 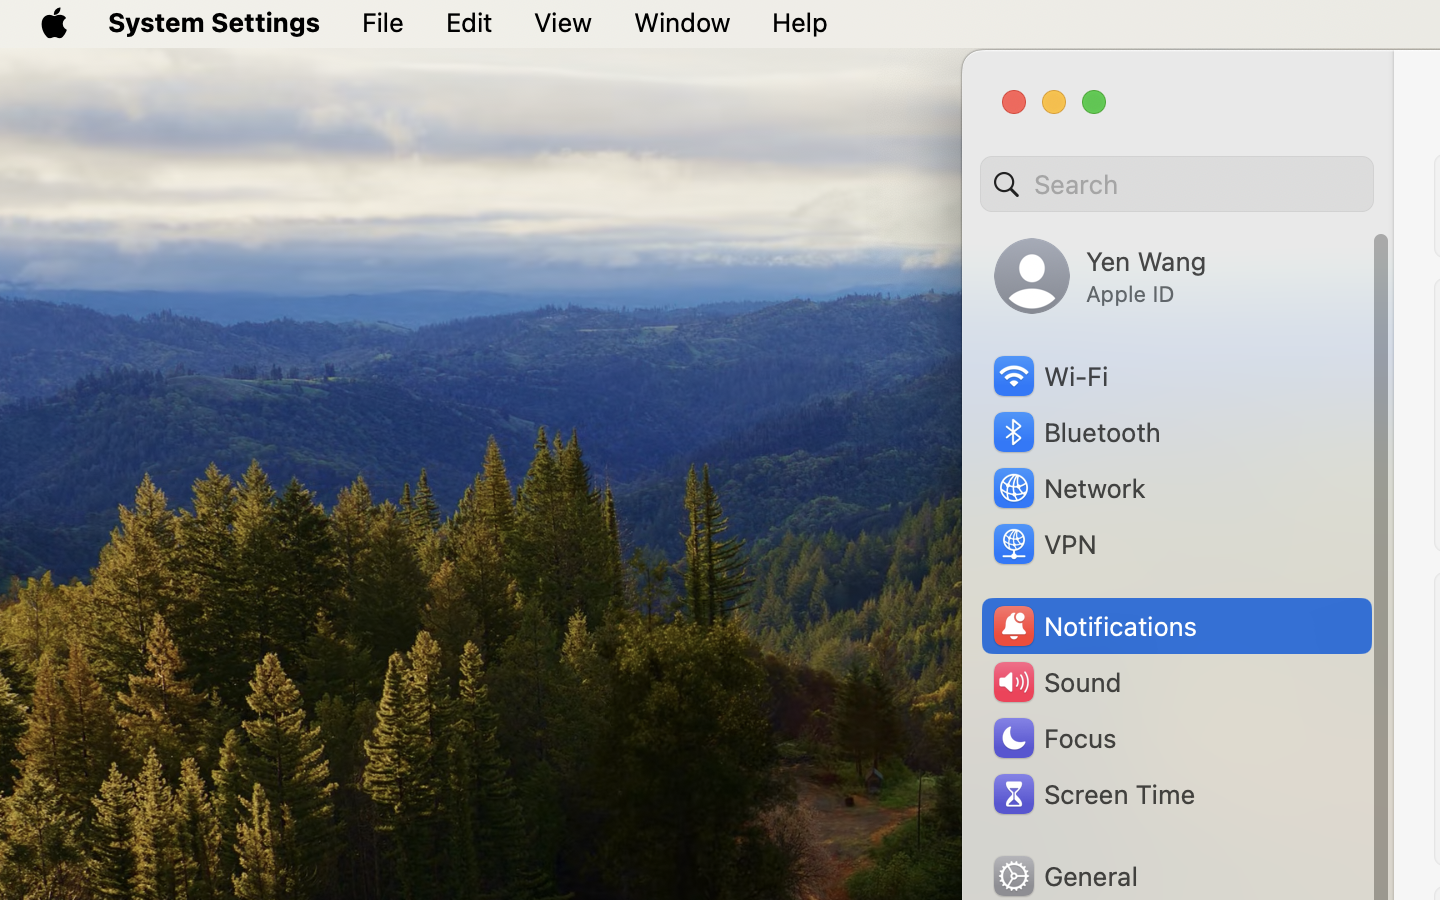 What do you see at coordinates (1055, 681) in the screenshot?
I see `'Sound'` at bounding box center [1055, 681].